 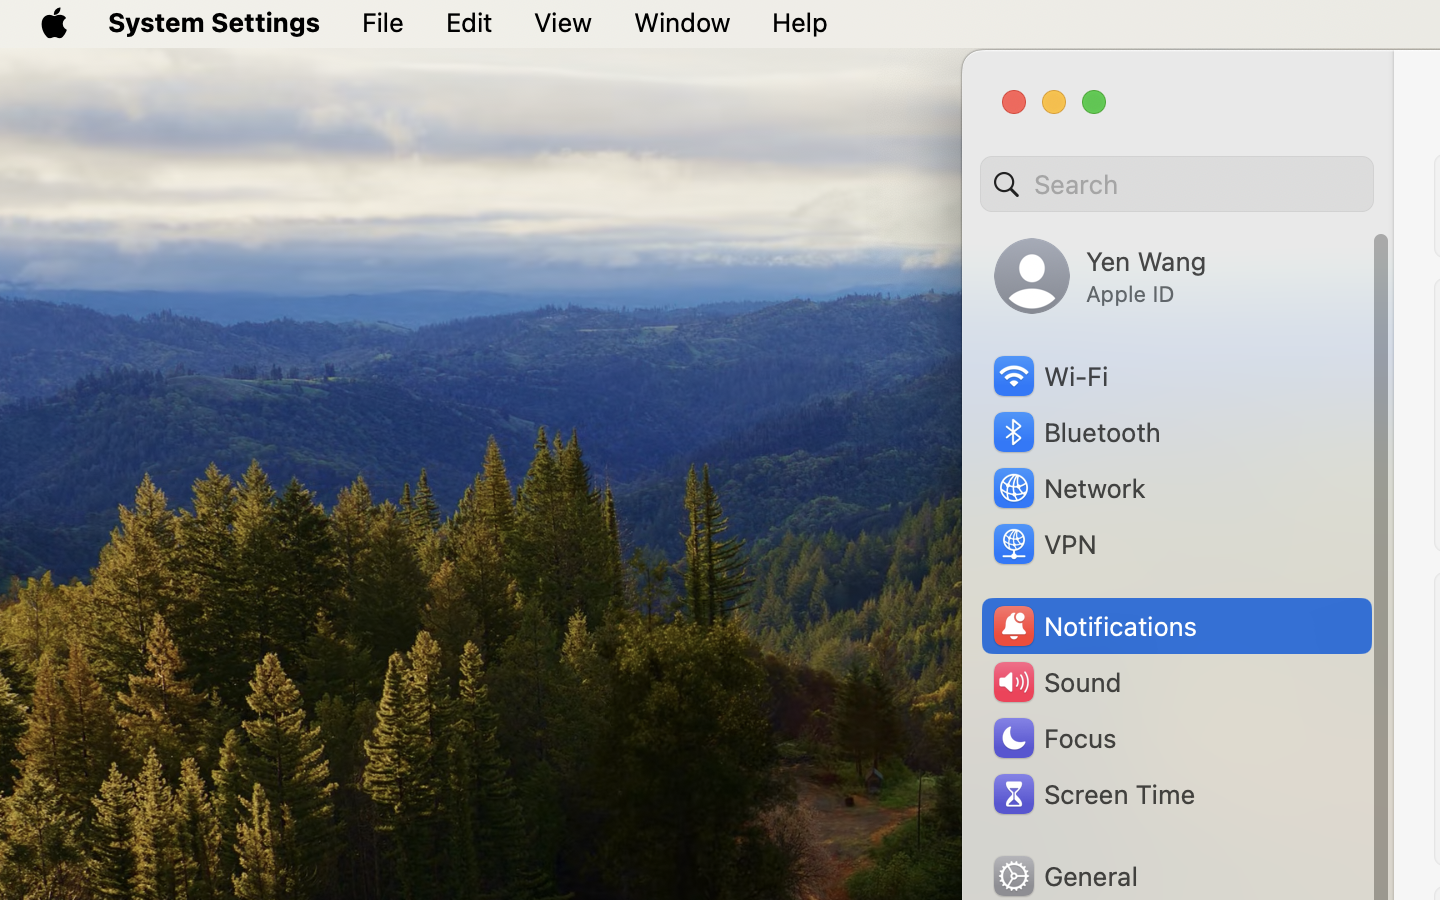 What do you see at coordinates (1055, 681) in the screenshot?
I see `'Sound'` at bounding box center [1055, 681].